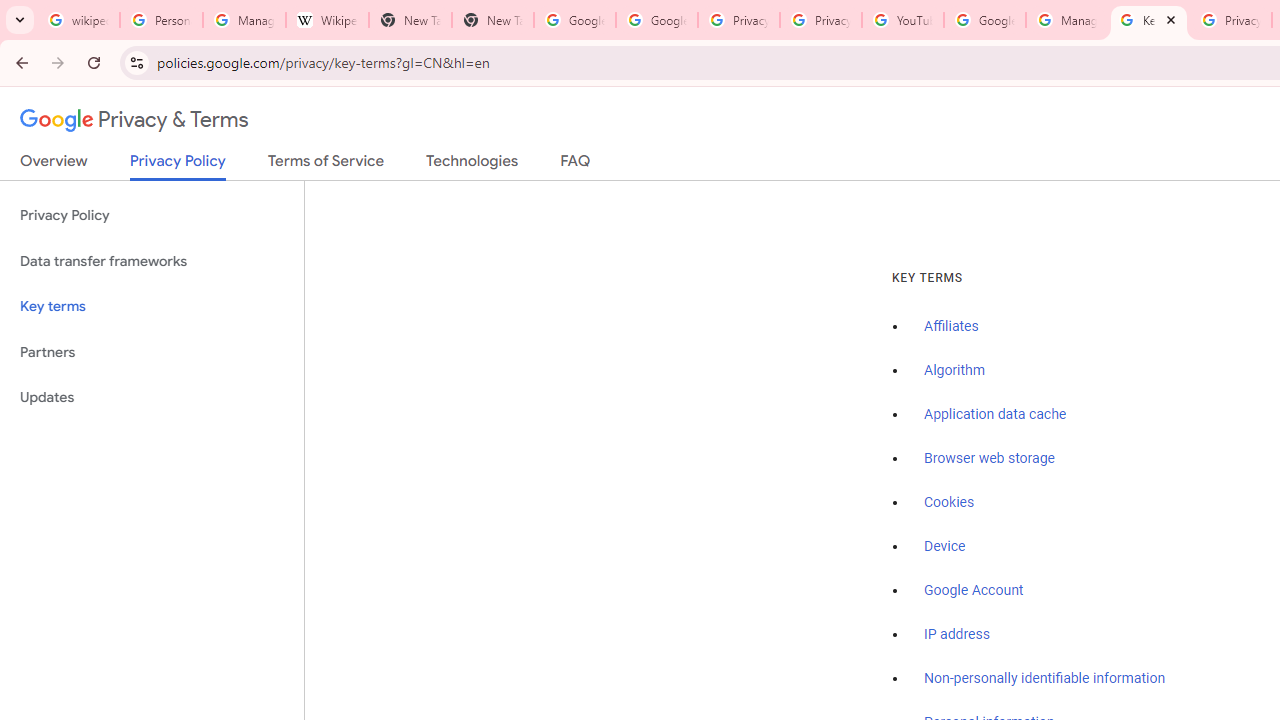 This screenshot has width=1280, height=720. Describe the element at coordinates (902, 20) in the screenshot. I see `'YouTube'` at that location.